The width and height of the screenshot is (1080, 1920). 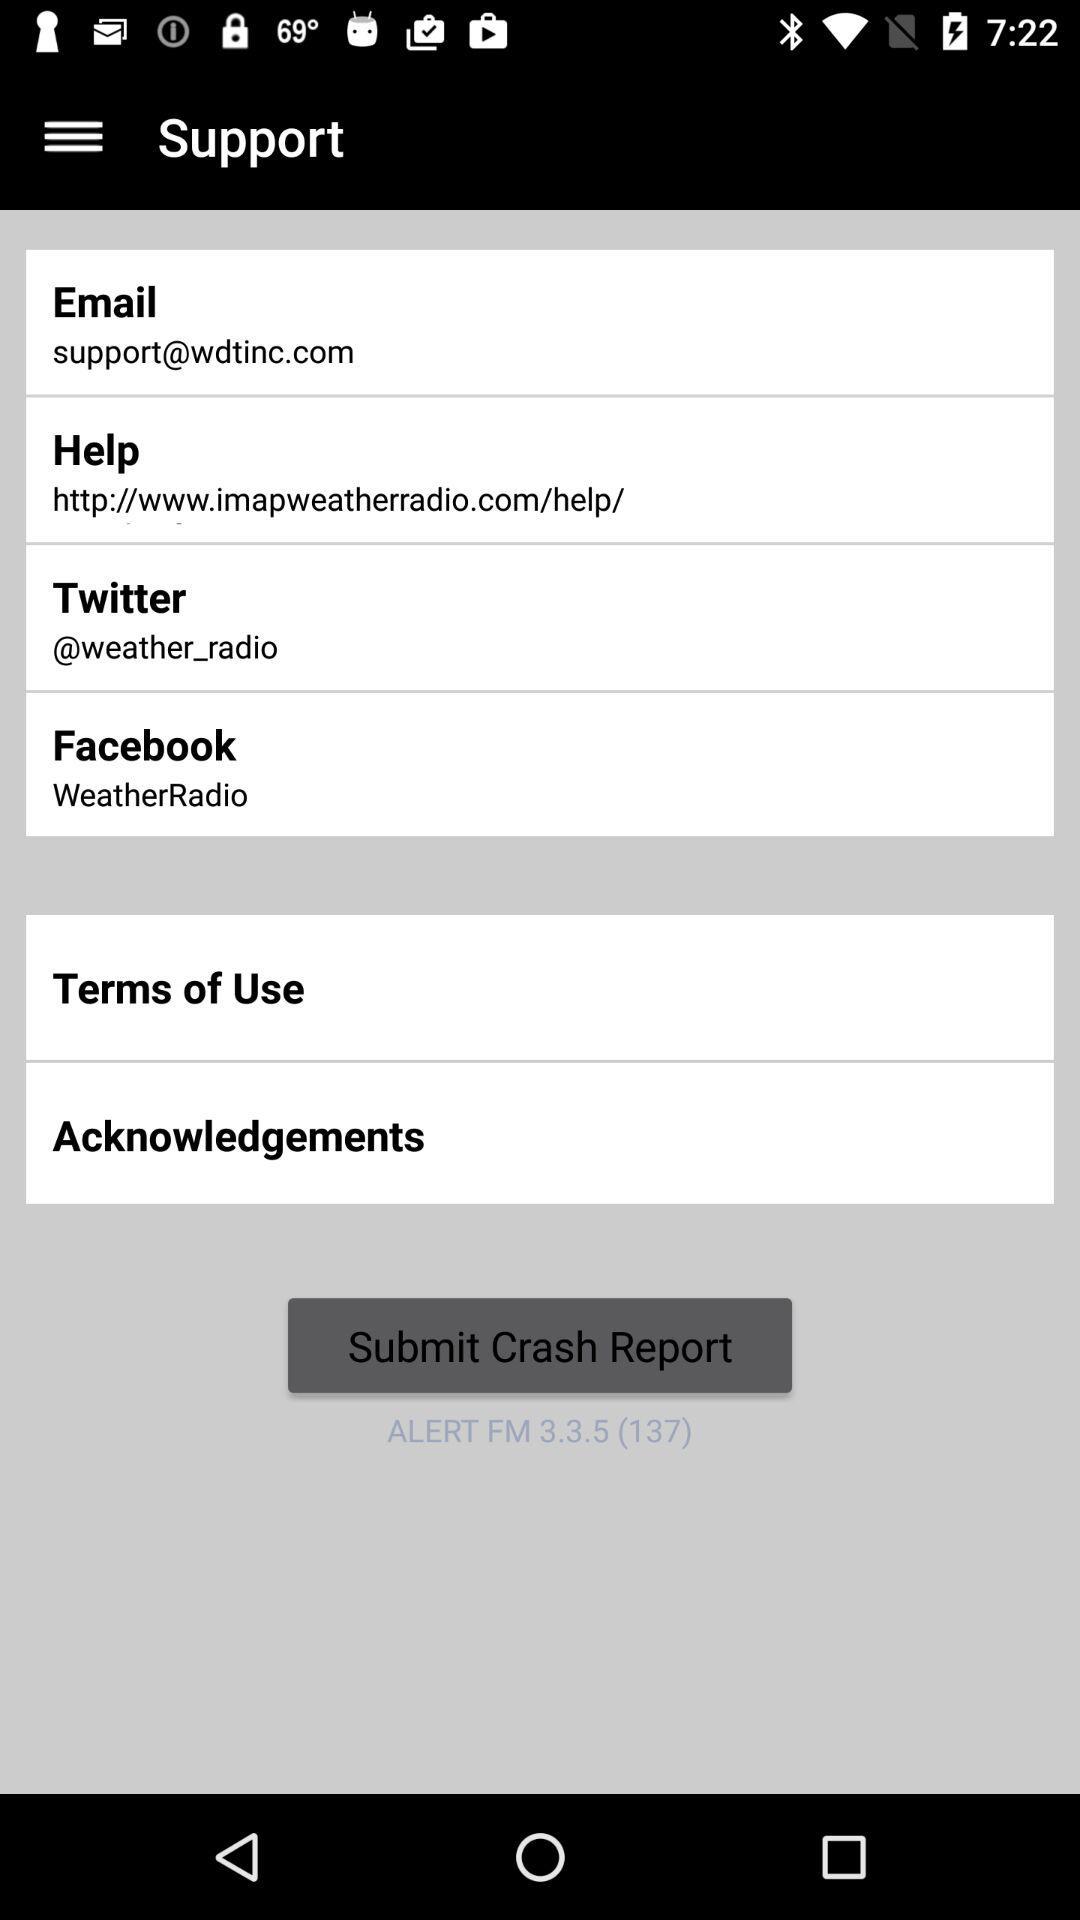 What do you see at coordinates (358, 743) in the screenshot?
I see `the facebook icon` at bounding box center [358, 743].